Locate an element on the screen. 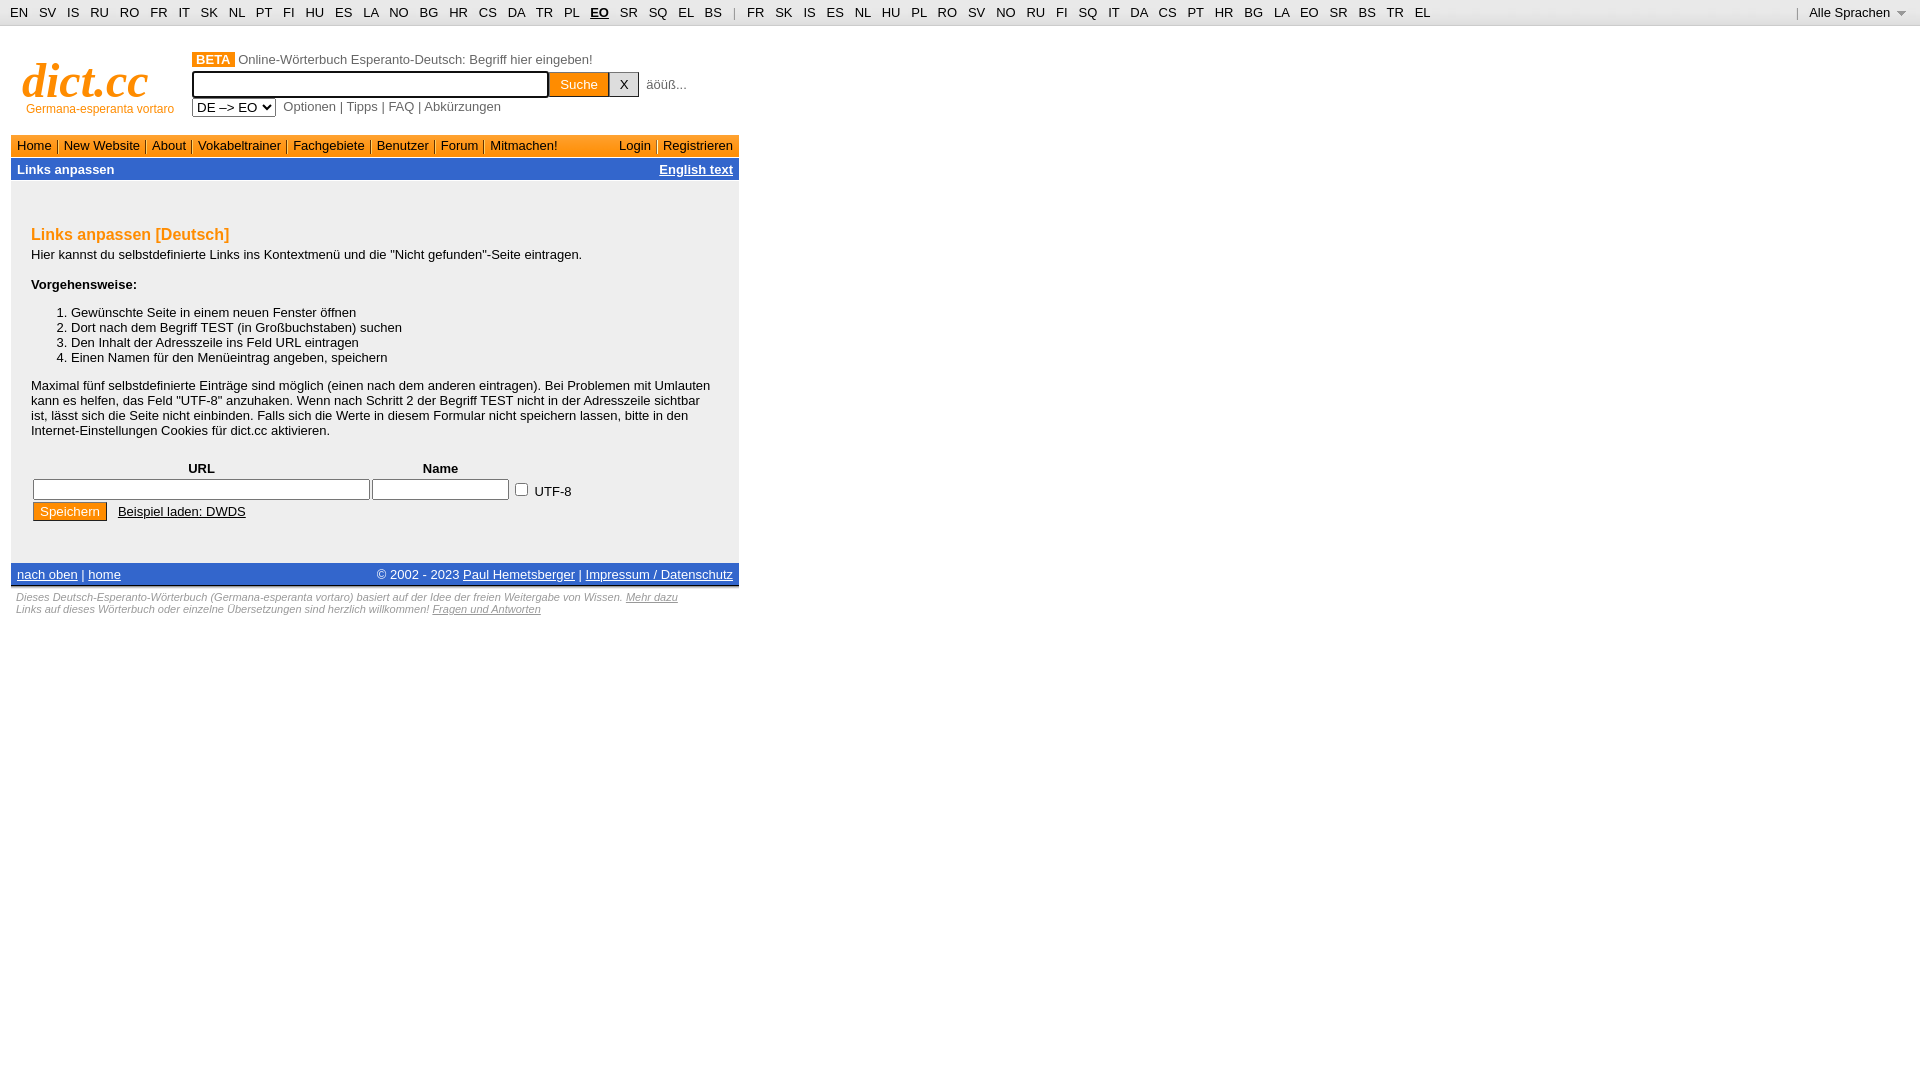  'New Website' is located at coordinates (100, 144).